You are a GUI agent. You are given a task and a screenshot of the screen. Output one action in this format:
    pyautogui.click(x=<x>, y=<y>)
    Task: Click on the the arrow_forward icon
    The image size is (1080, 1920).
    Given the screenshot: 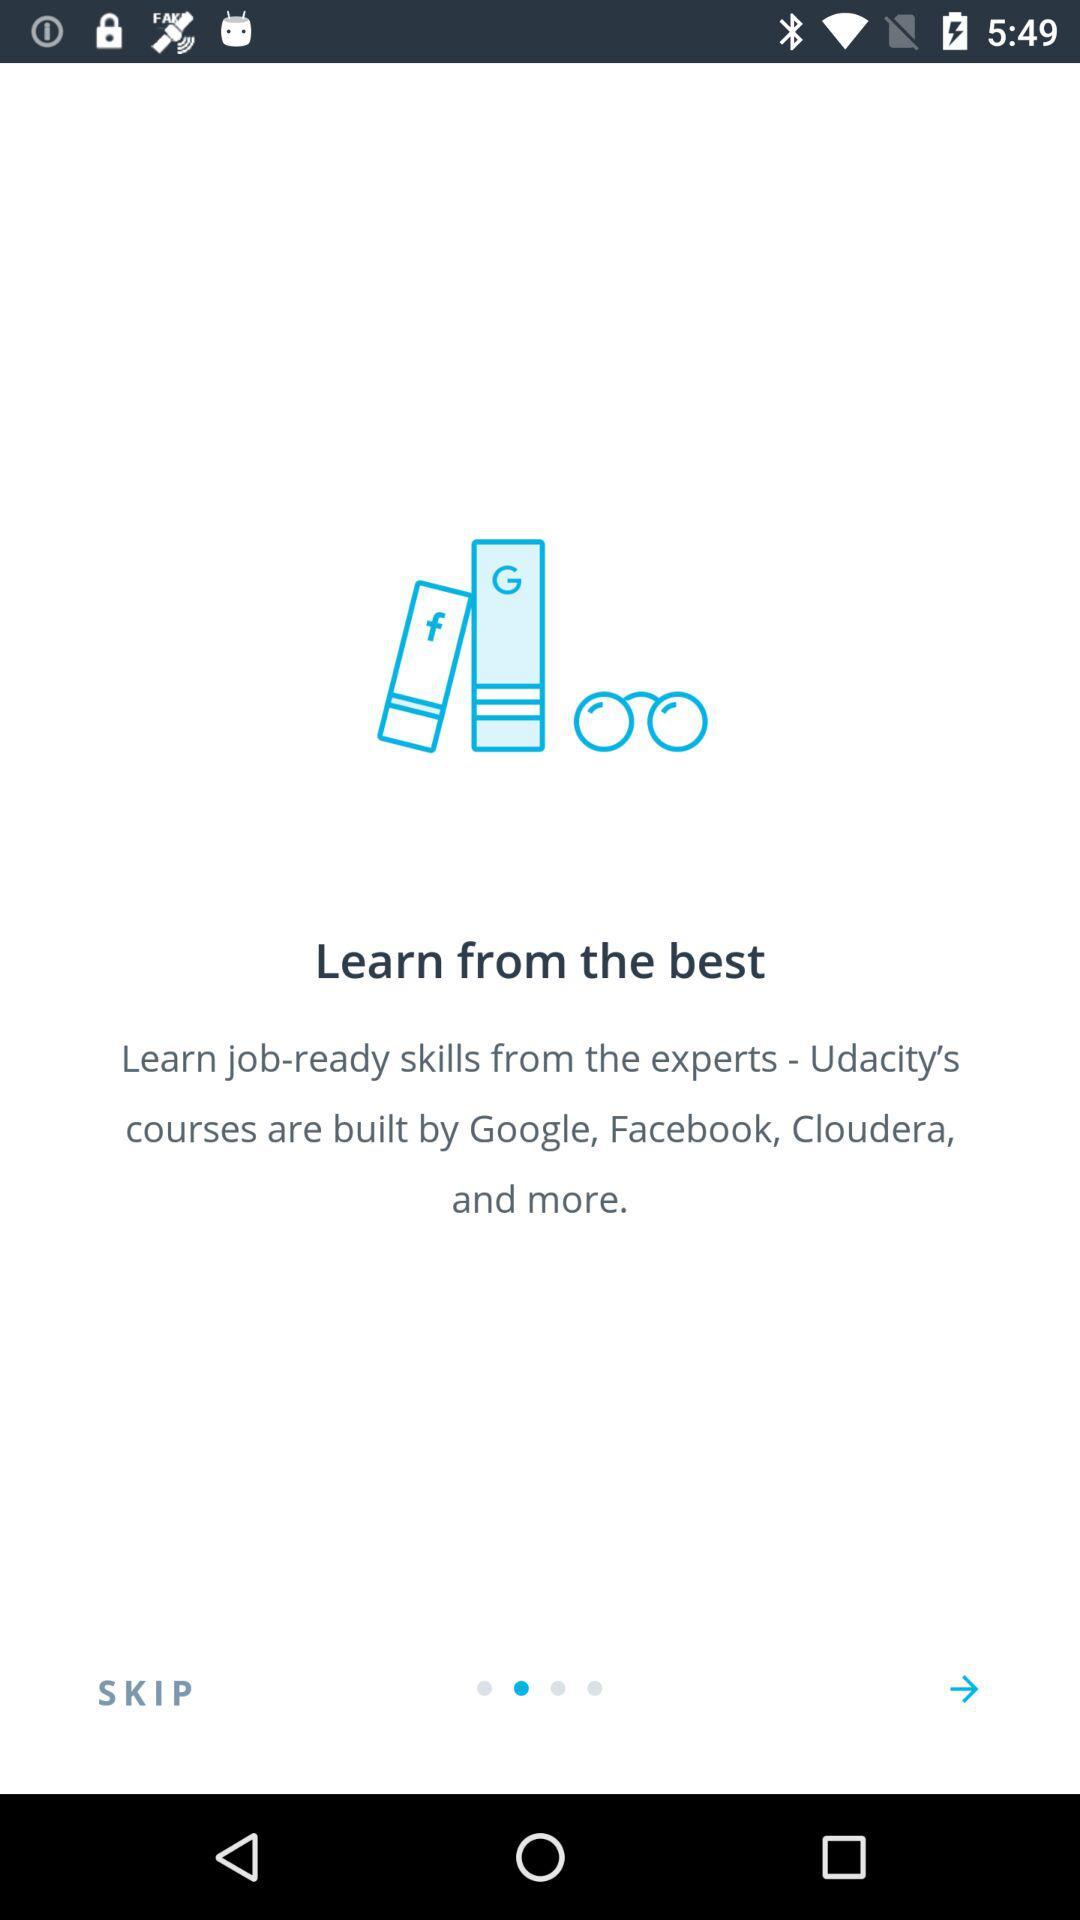 What is the action you would take?
    pyautogui.click(x=963, y=1688)
    